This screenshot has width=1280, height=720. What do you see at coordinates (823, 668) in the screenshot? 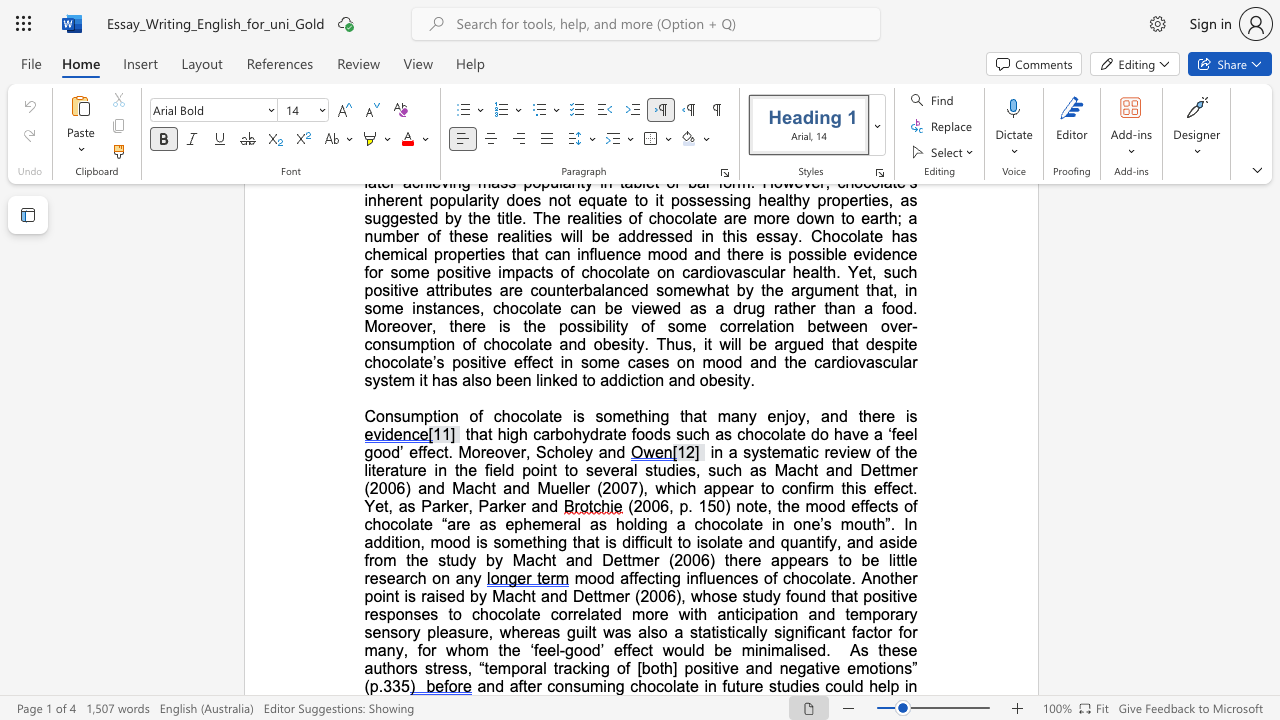
I see `the subset text "ve e" within the text "As these authors stress, “temporal tracking of [both] positive and negative emotions” (p.335"` at bounding box center [823, 668].